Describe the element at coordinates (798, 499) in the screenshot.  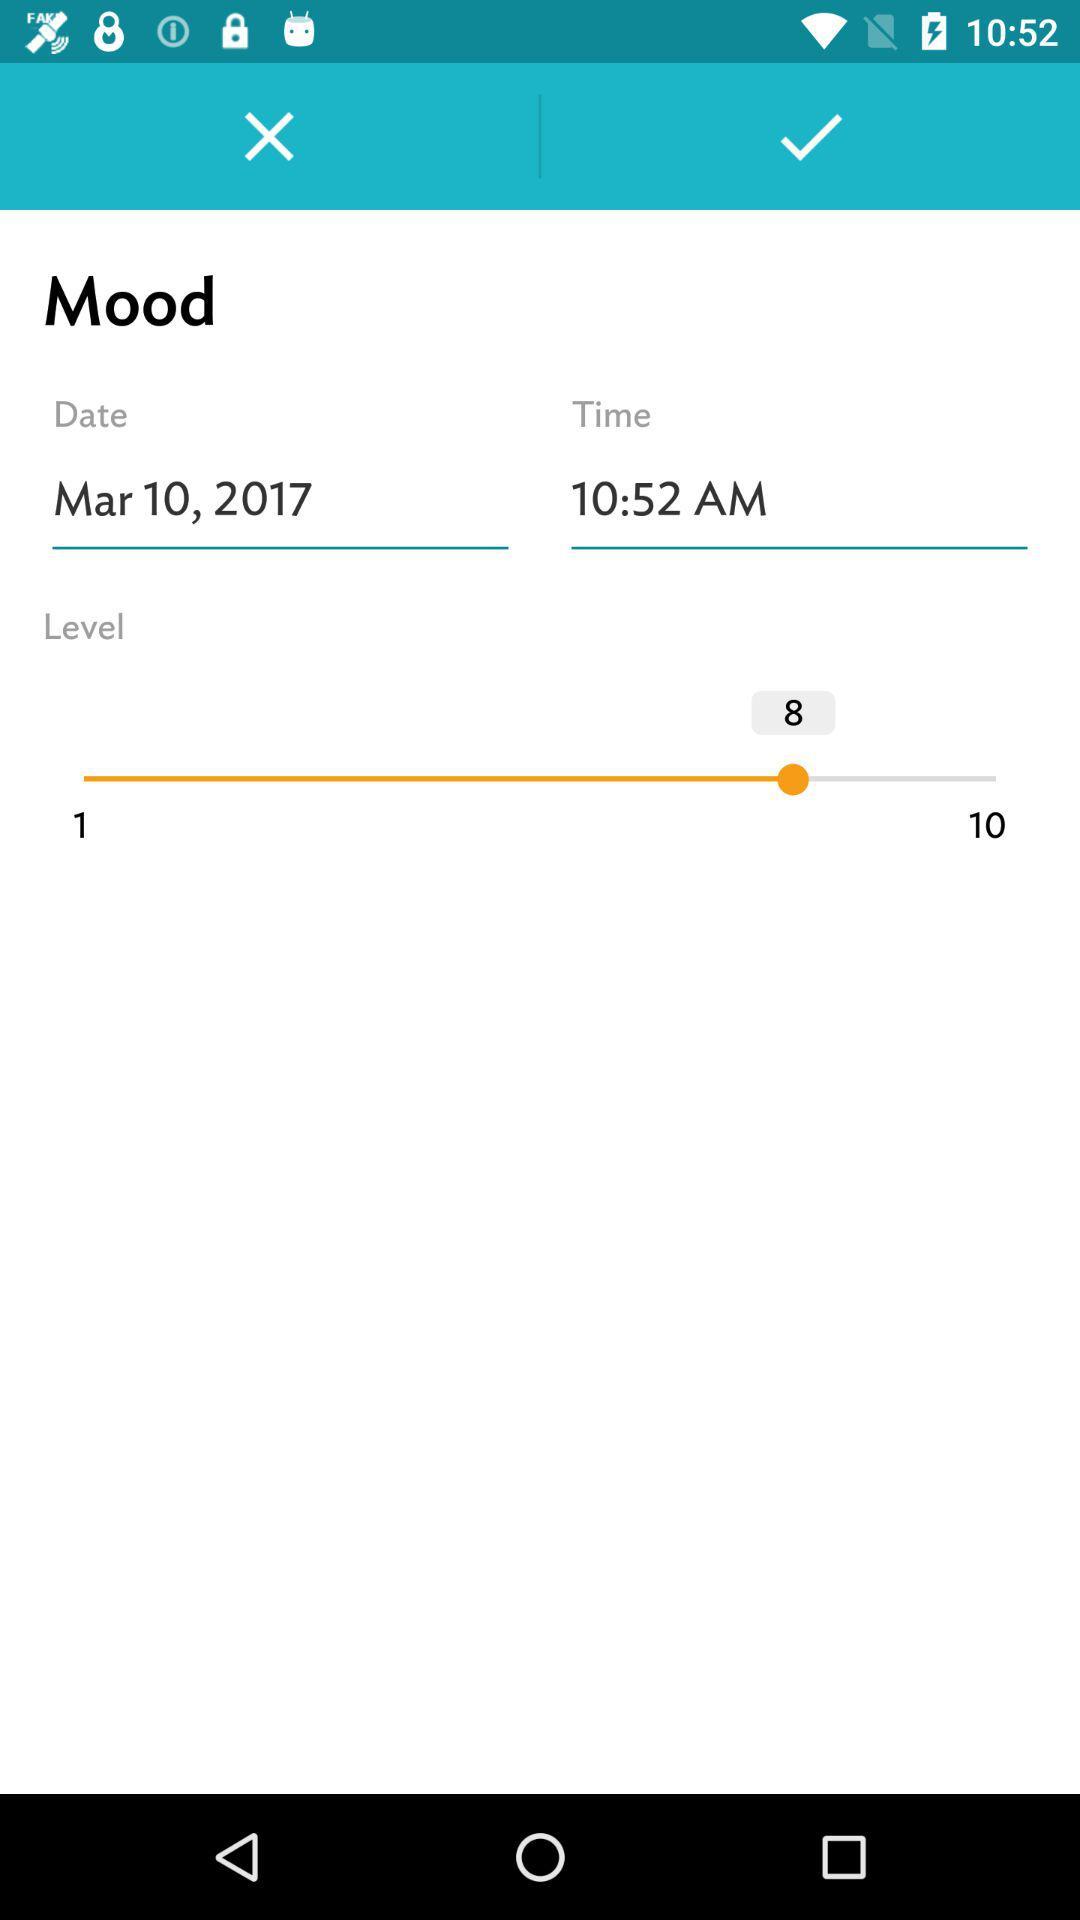
I see `10:52 am` at that location.